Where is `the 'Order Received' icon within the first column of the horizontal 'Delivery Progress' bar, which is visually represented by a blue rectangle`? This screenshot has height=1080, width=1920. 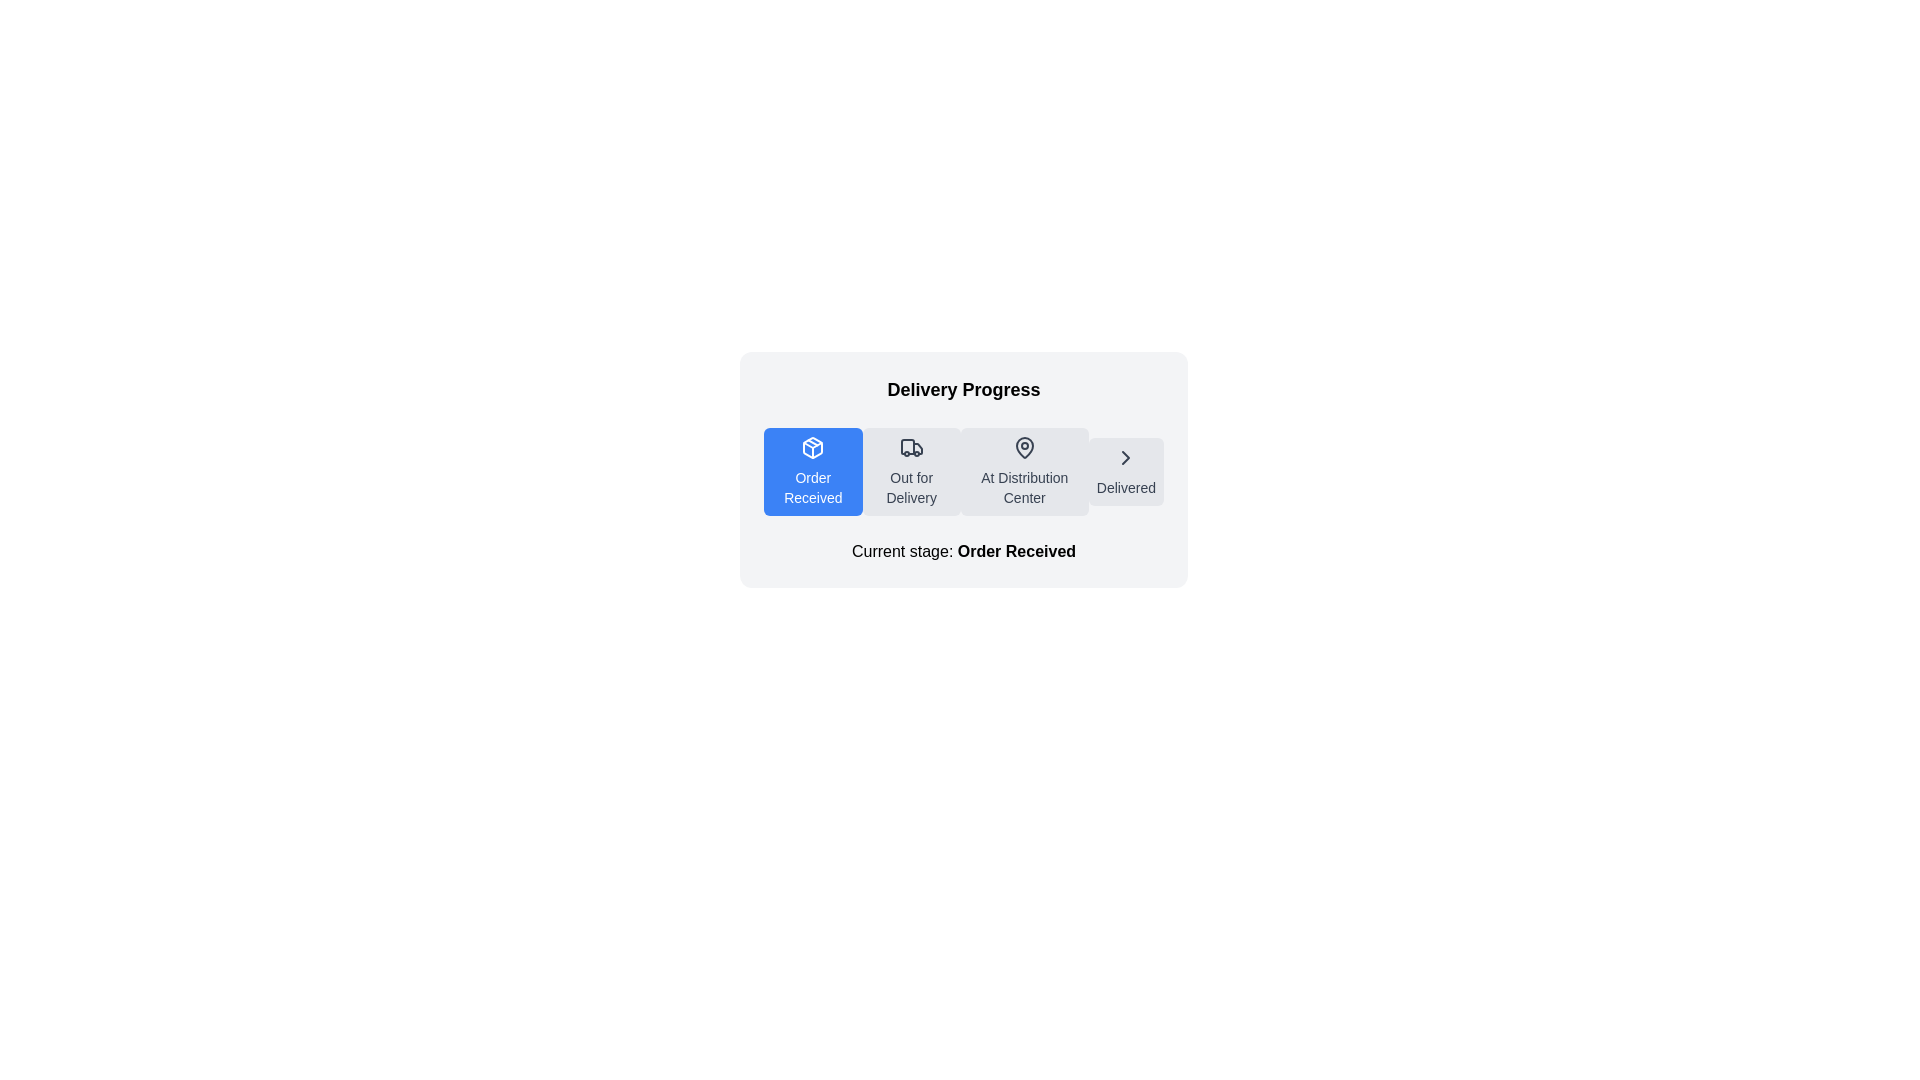 the 'Order Received' icon within the first column of the horizontal 'Delivery Progress' bar, which is visually represented by a blue rectangle is located at coordinates (813, 446).